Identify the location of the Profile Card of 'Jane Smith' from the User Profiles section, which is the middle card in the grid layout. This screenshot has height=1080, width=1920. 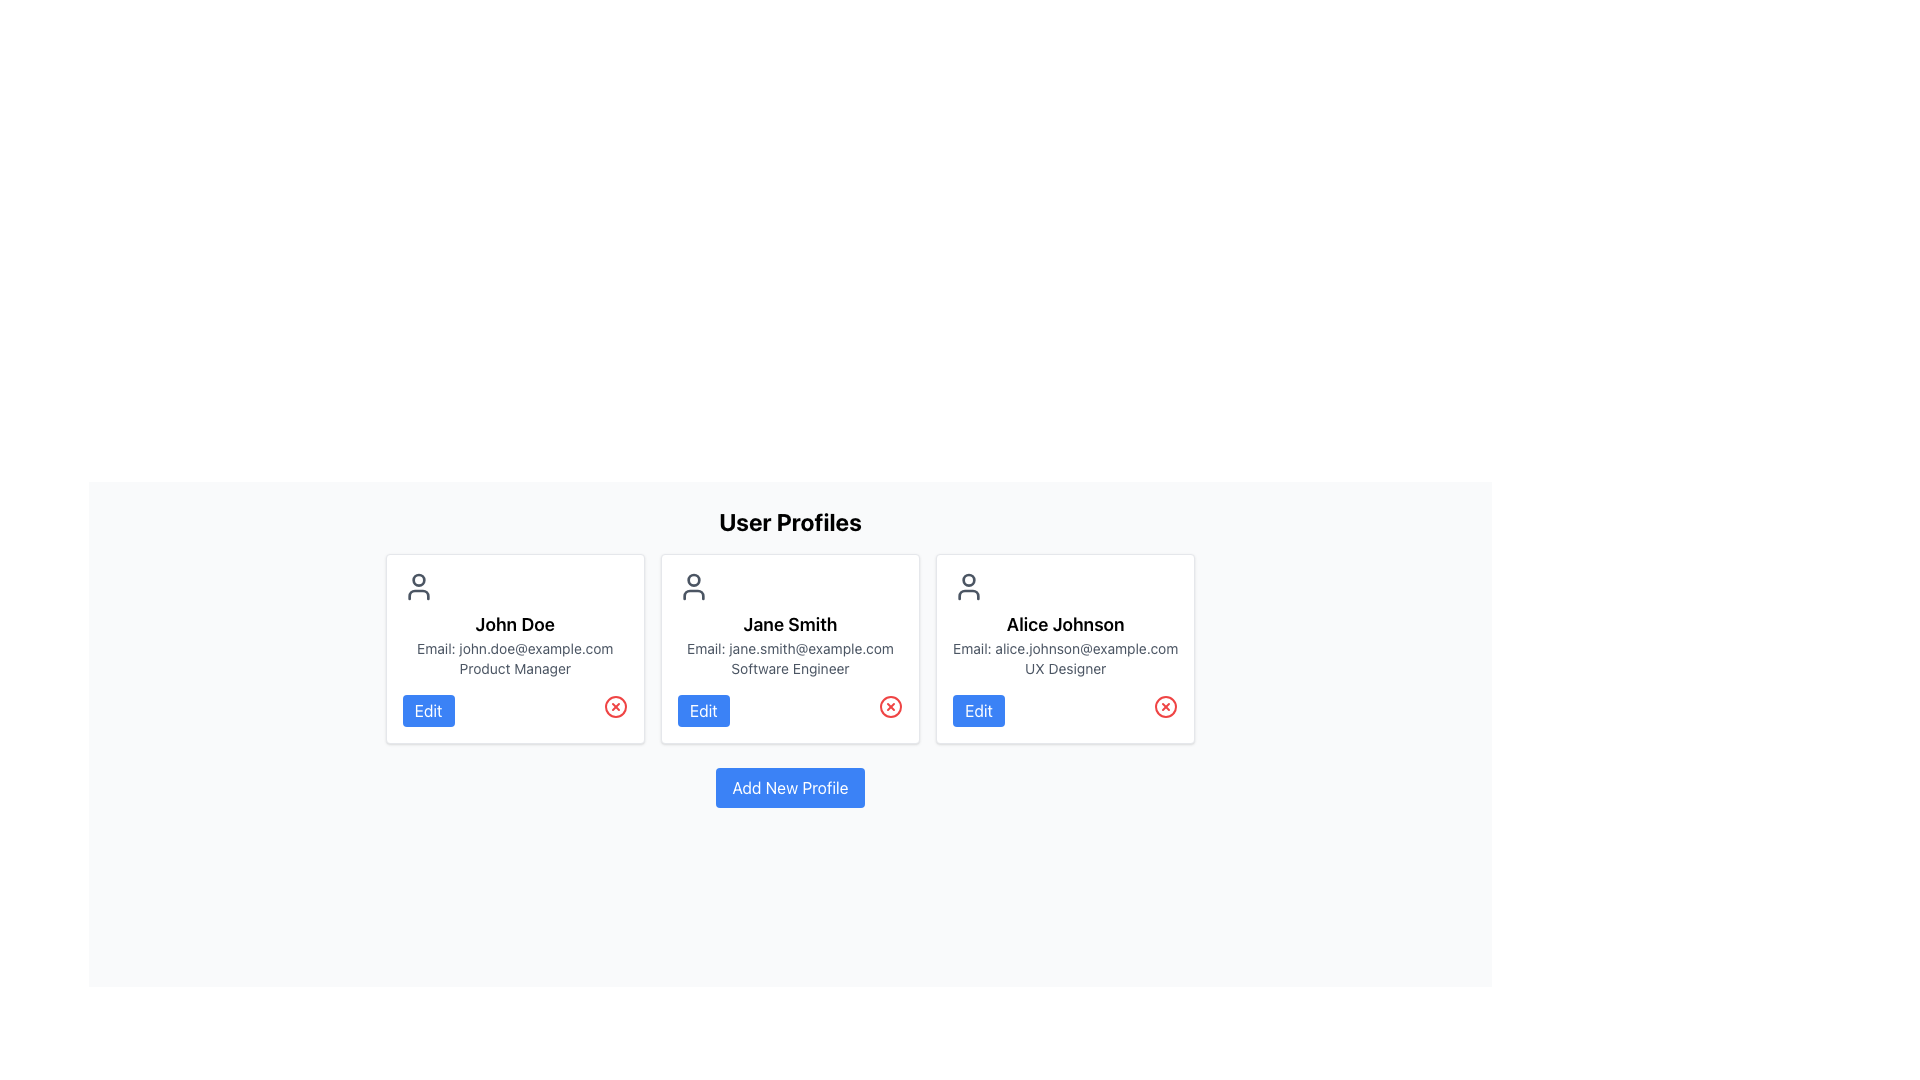
(789, 648).